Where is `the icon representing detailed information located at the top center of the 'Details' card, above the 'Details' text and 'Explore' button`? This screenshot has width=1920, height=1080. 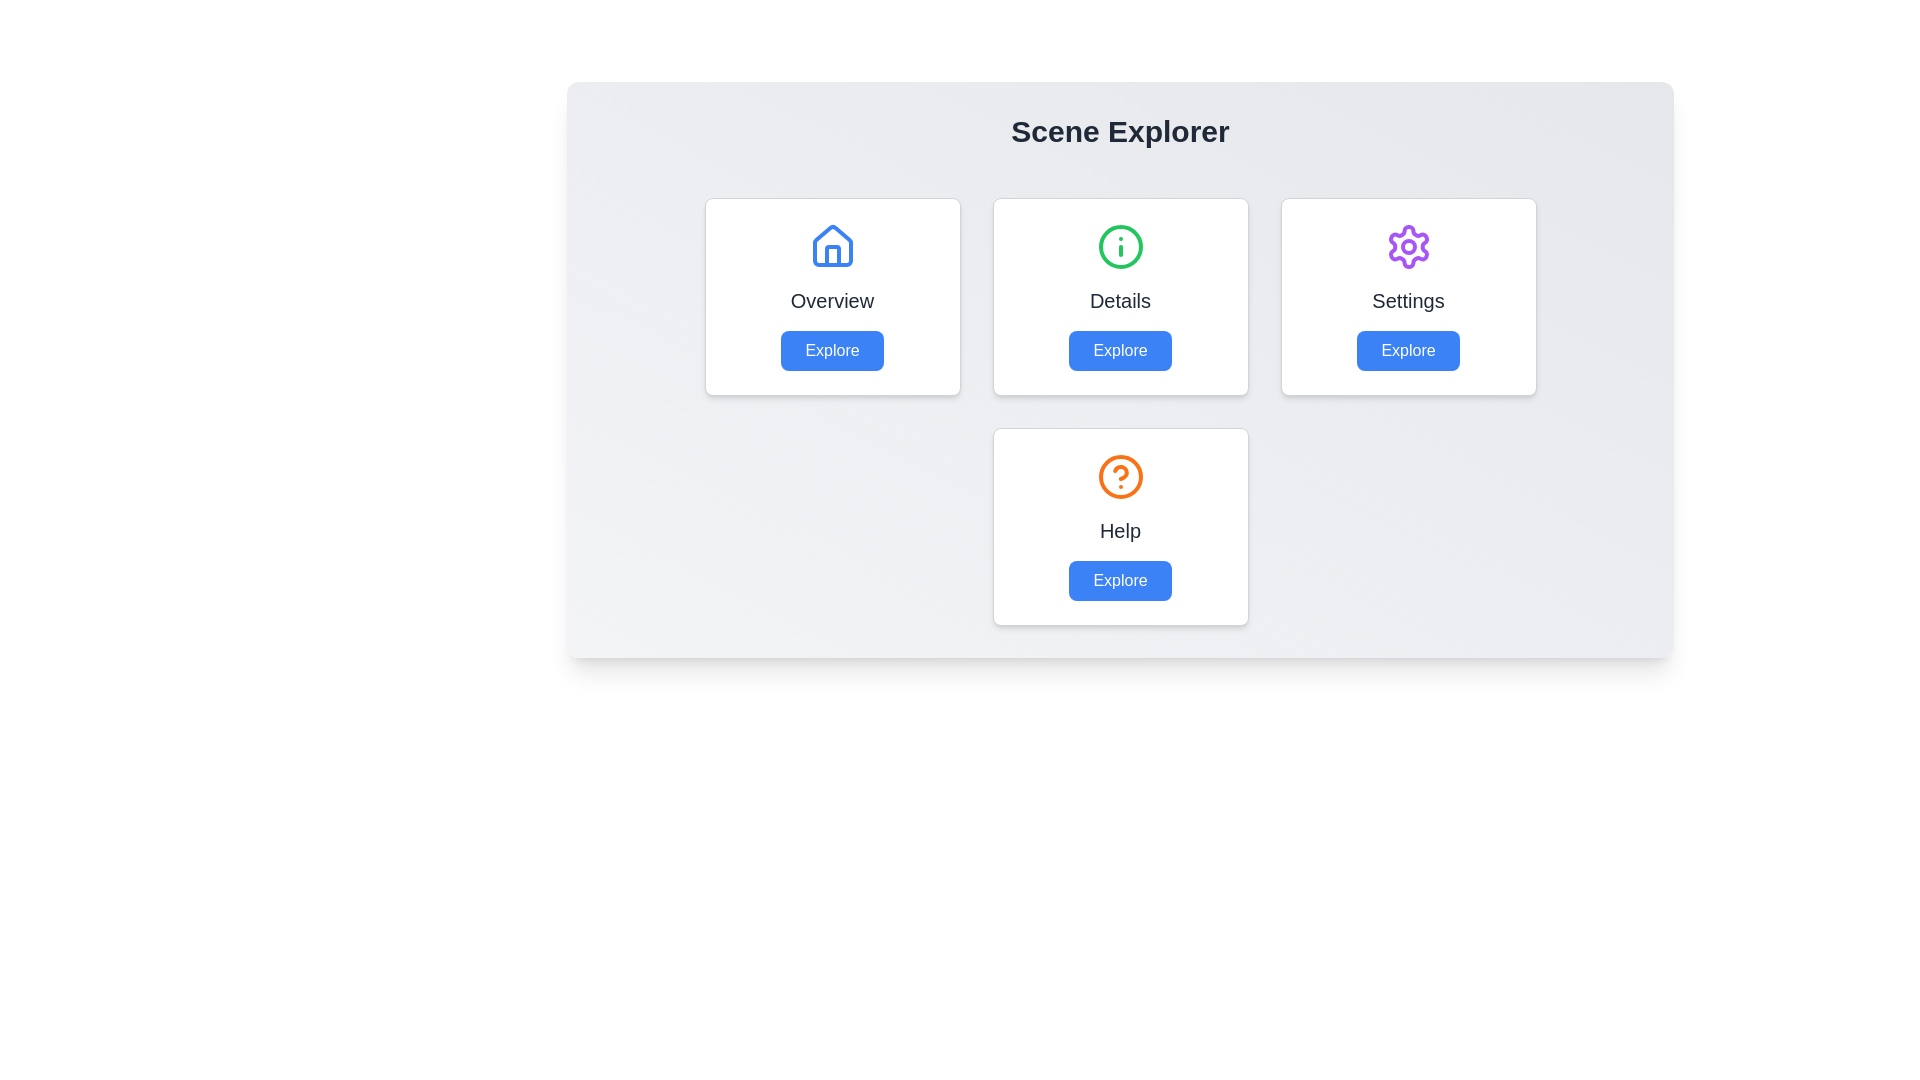
the icon representing detailed information located at the top center of the 'Details' card, above the 'Details' text and 'Explore' button is located at coordinates (1120, 245).